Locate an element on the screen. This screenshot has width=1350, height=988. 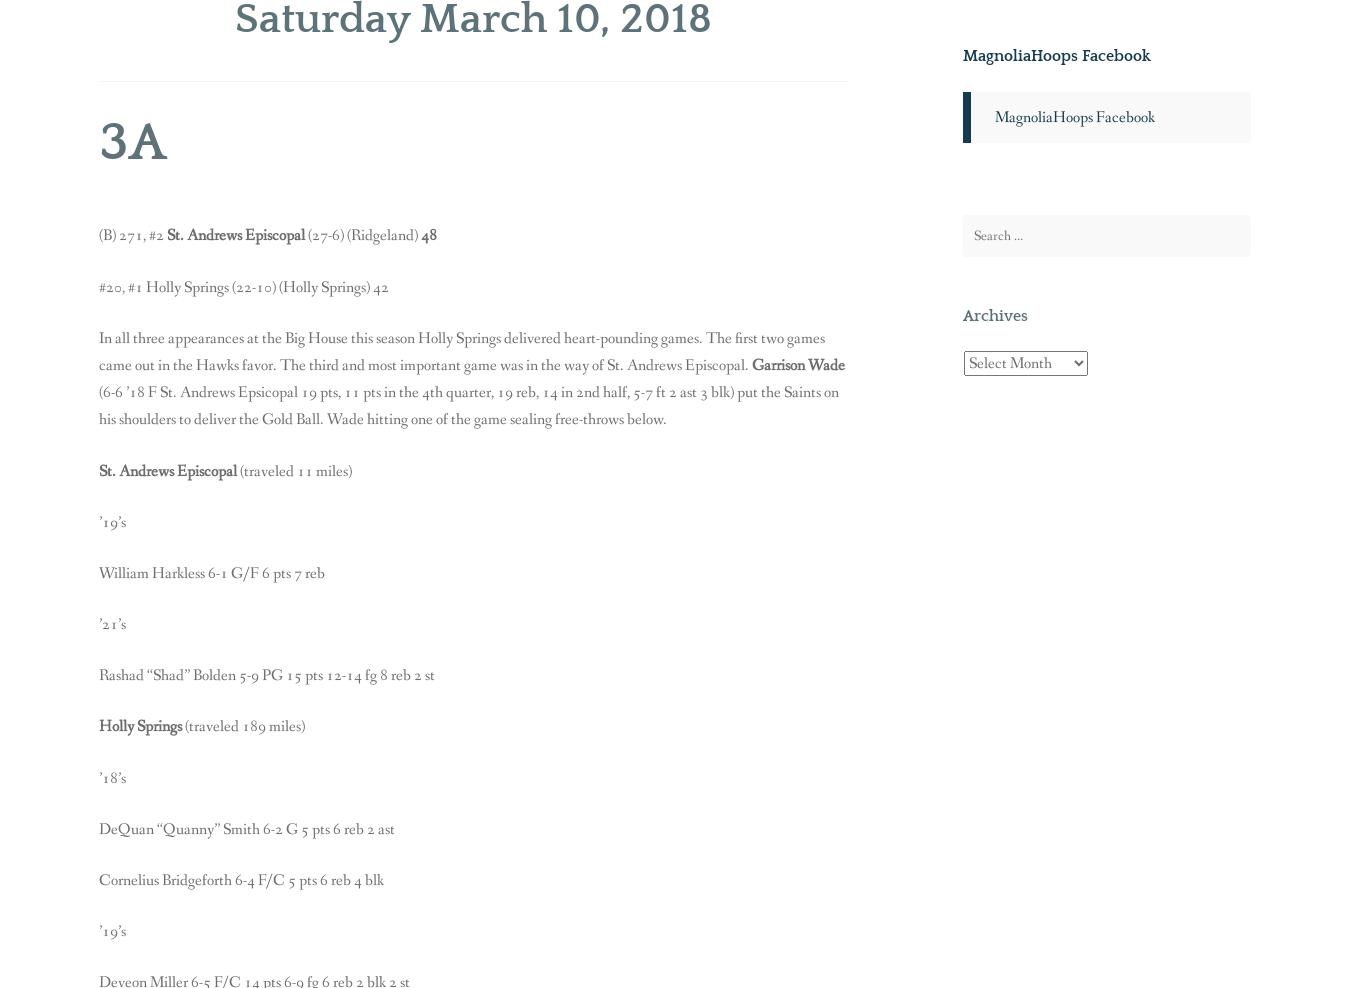
'Holly Springs' is located at coordinates (142, 726).